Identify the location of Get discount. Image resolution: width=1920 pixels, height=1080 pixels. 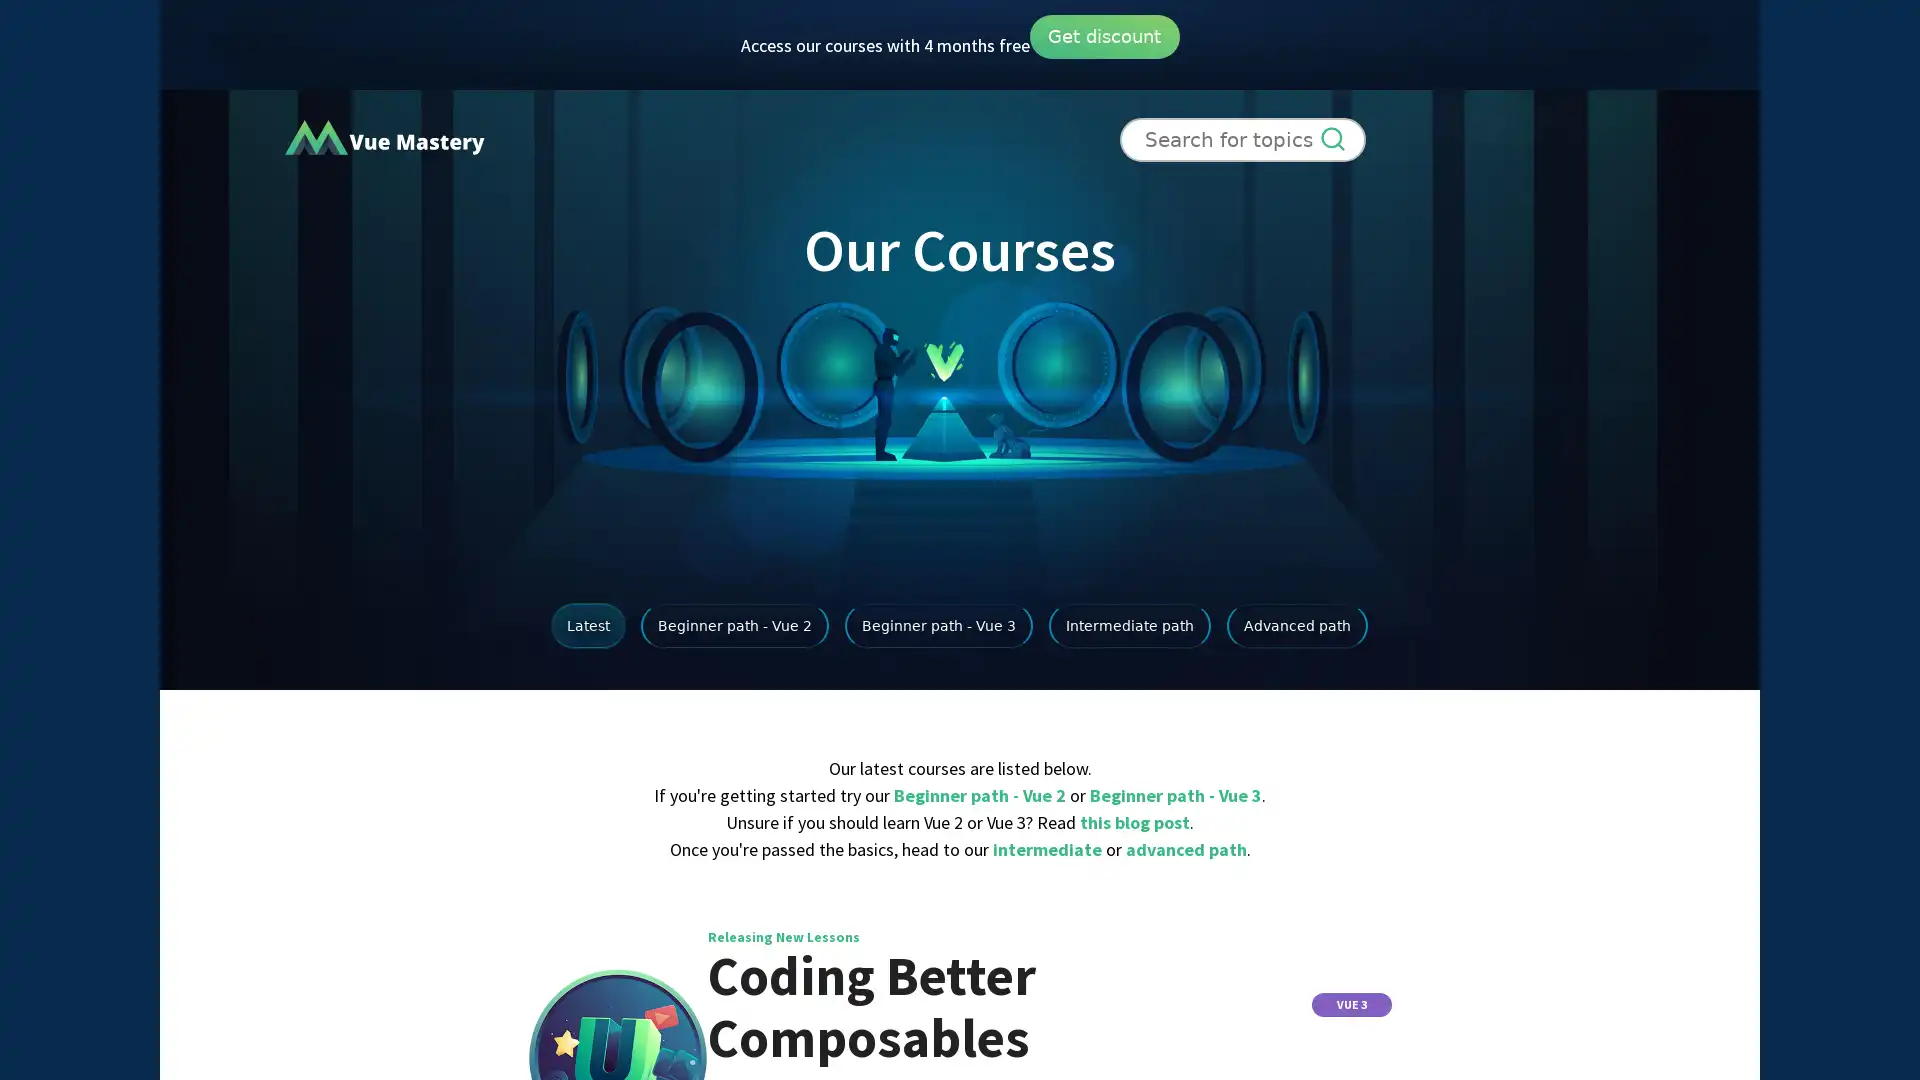
(1120, 45).